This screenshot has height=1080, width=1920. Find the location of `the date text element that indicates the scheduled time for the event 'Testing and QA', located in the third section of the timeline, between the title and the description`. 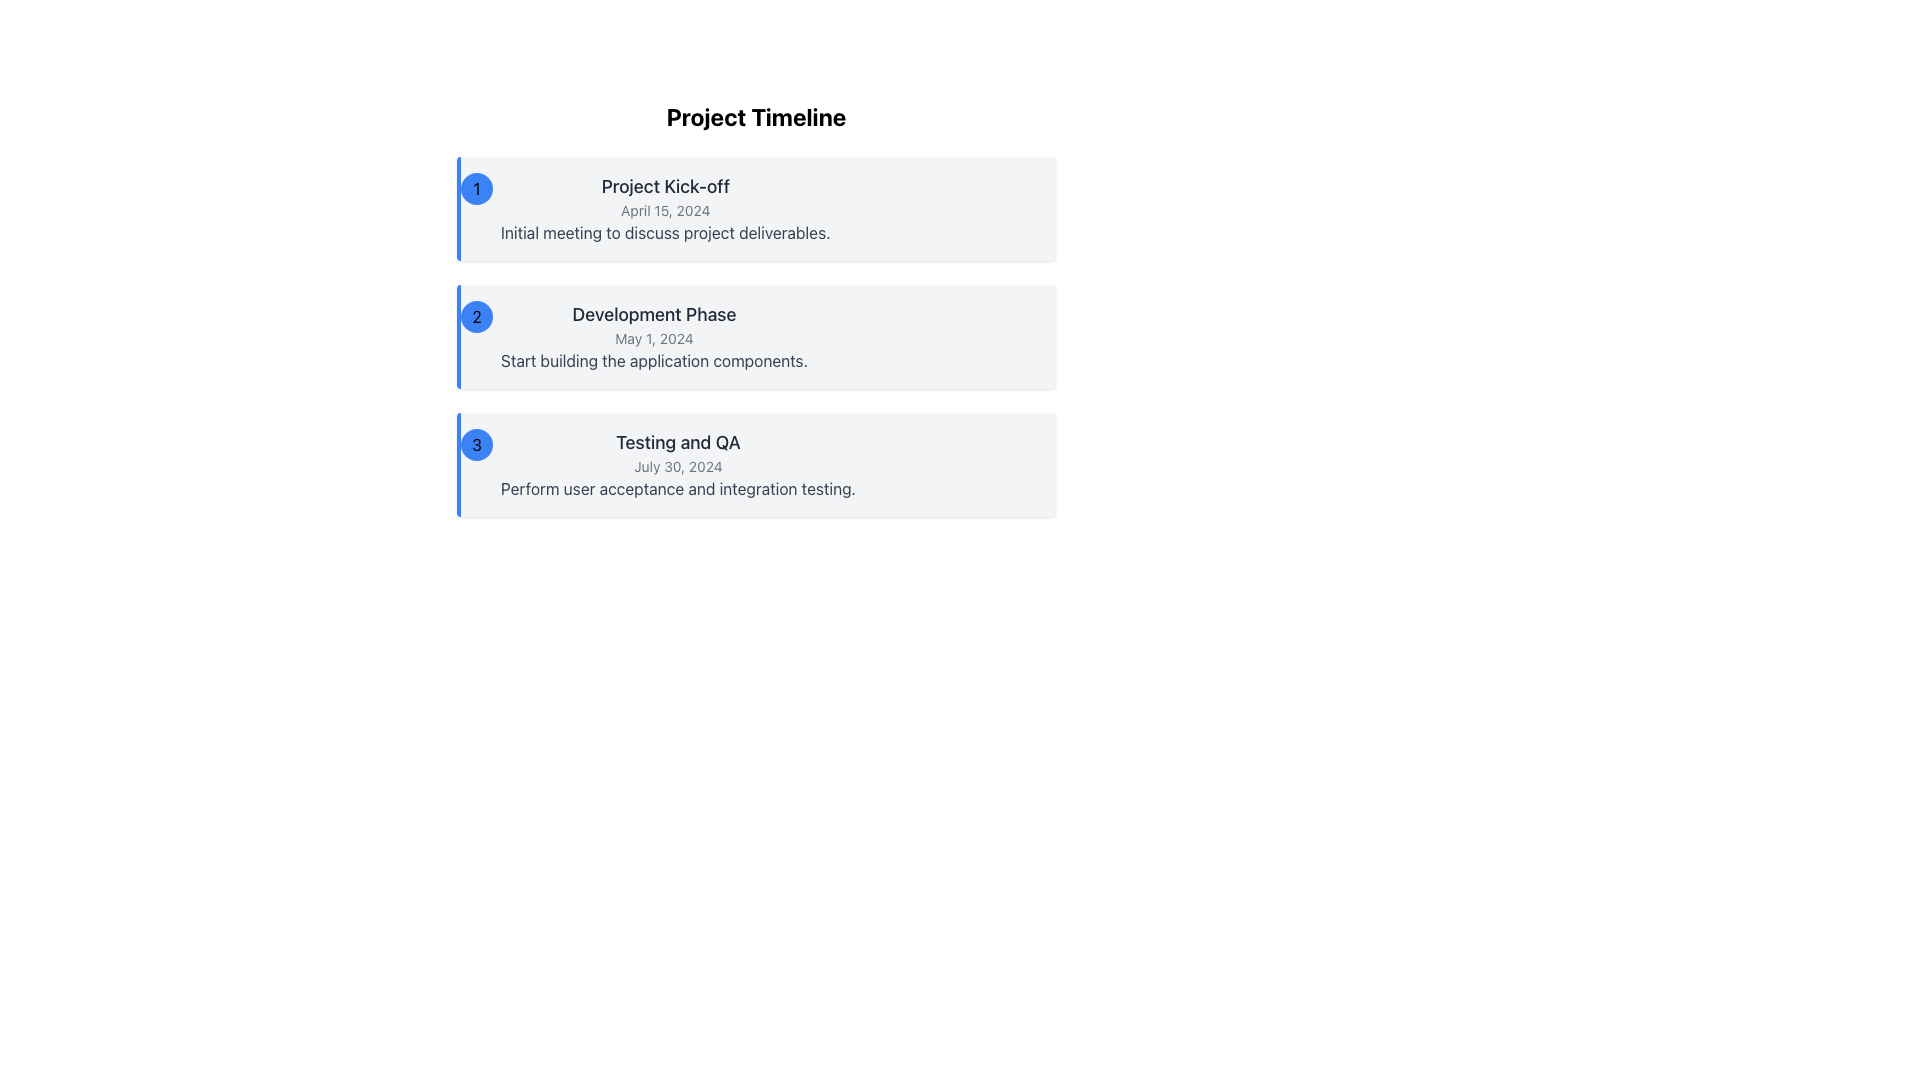

the date text element that indicates the scheduled time for the event 'Testing and QA', located in the third section of the timeline, between the title and the description is located at coordinates (678, 466).